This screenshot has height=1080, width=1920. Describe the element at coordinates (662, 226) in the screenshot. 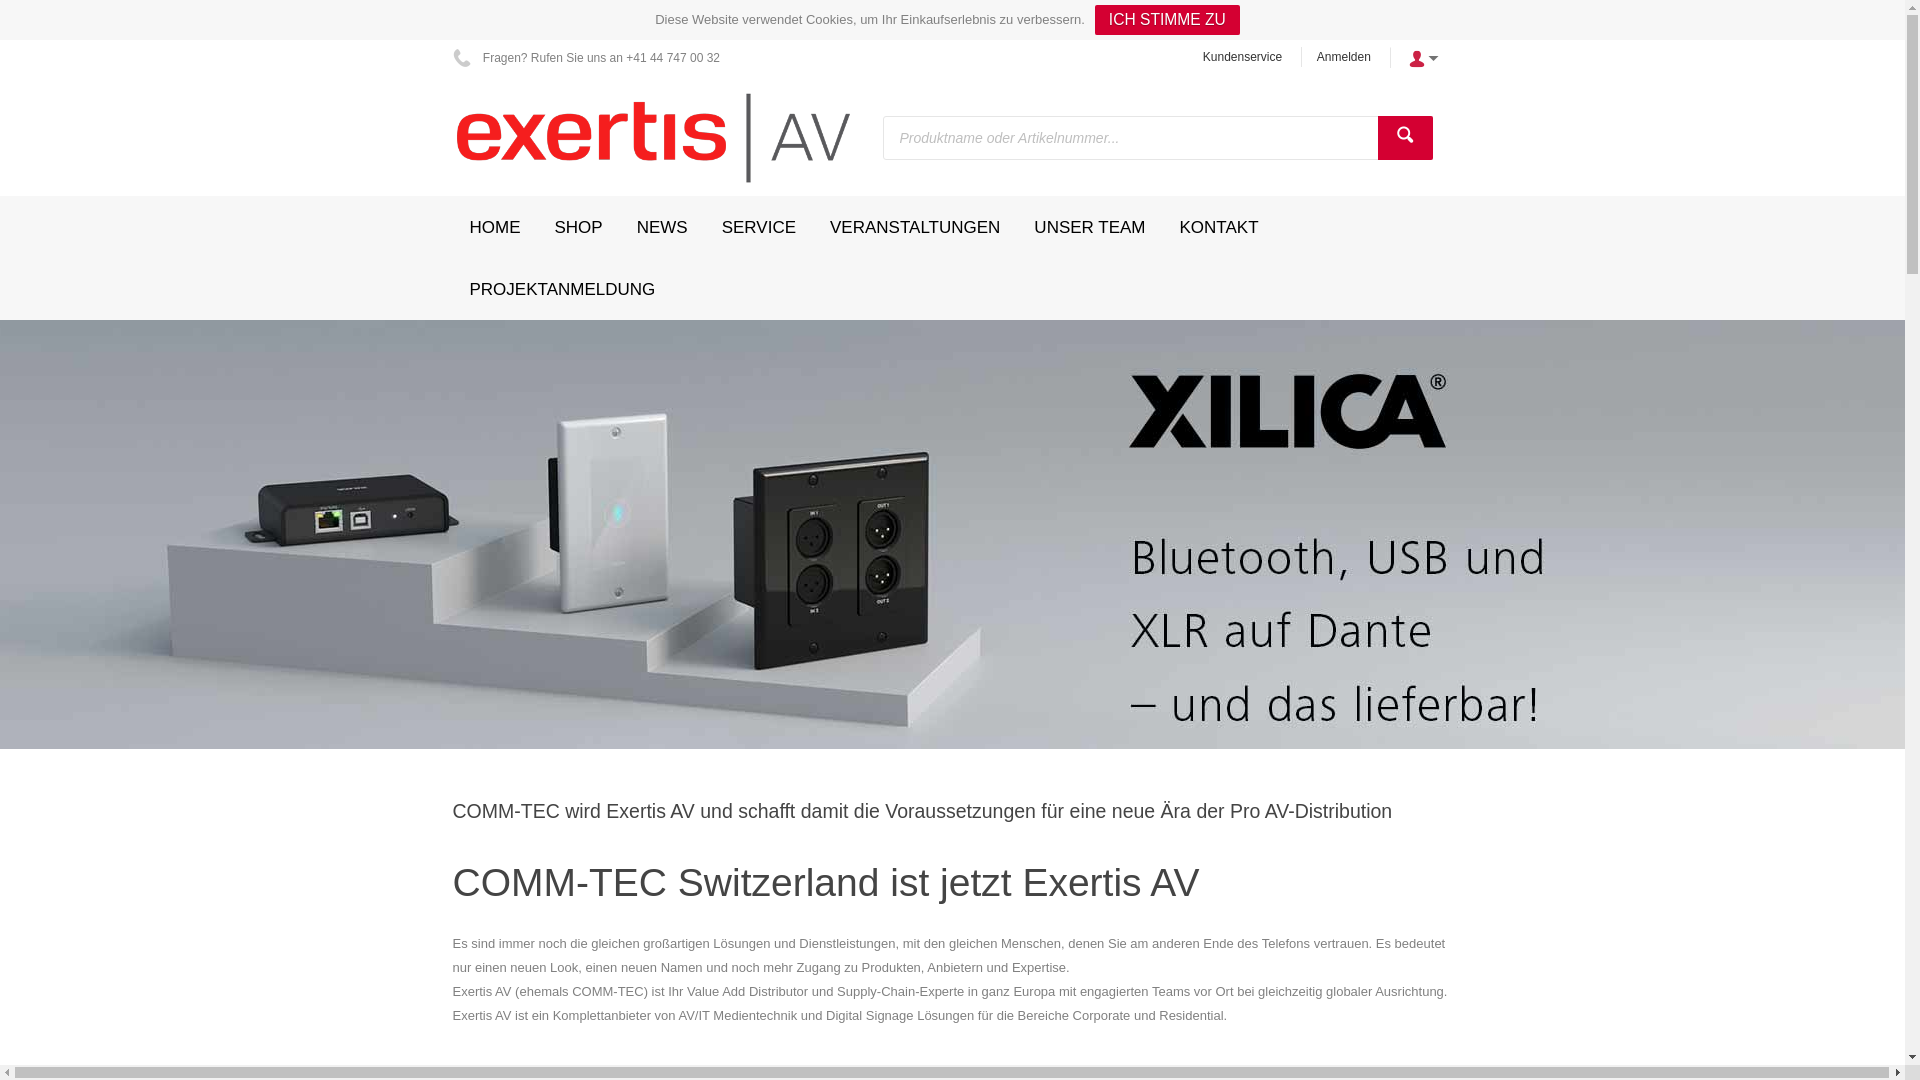

I see `'NEWS'` at that location.